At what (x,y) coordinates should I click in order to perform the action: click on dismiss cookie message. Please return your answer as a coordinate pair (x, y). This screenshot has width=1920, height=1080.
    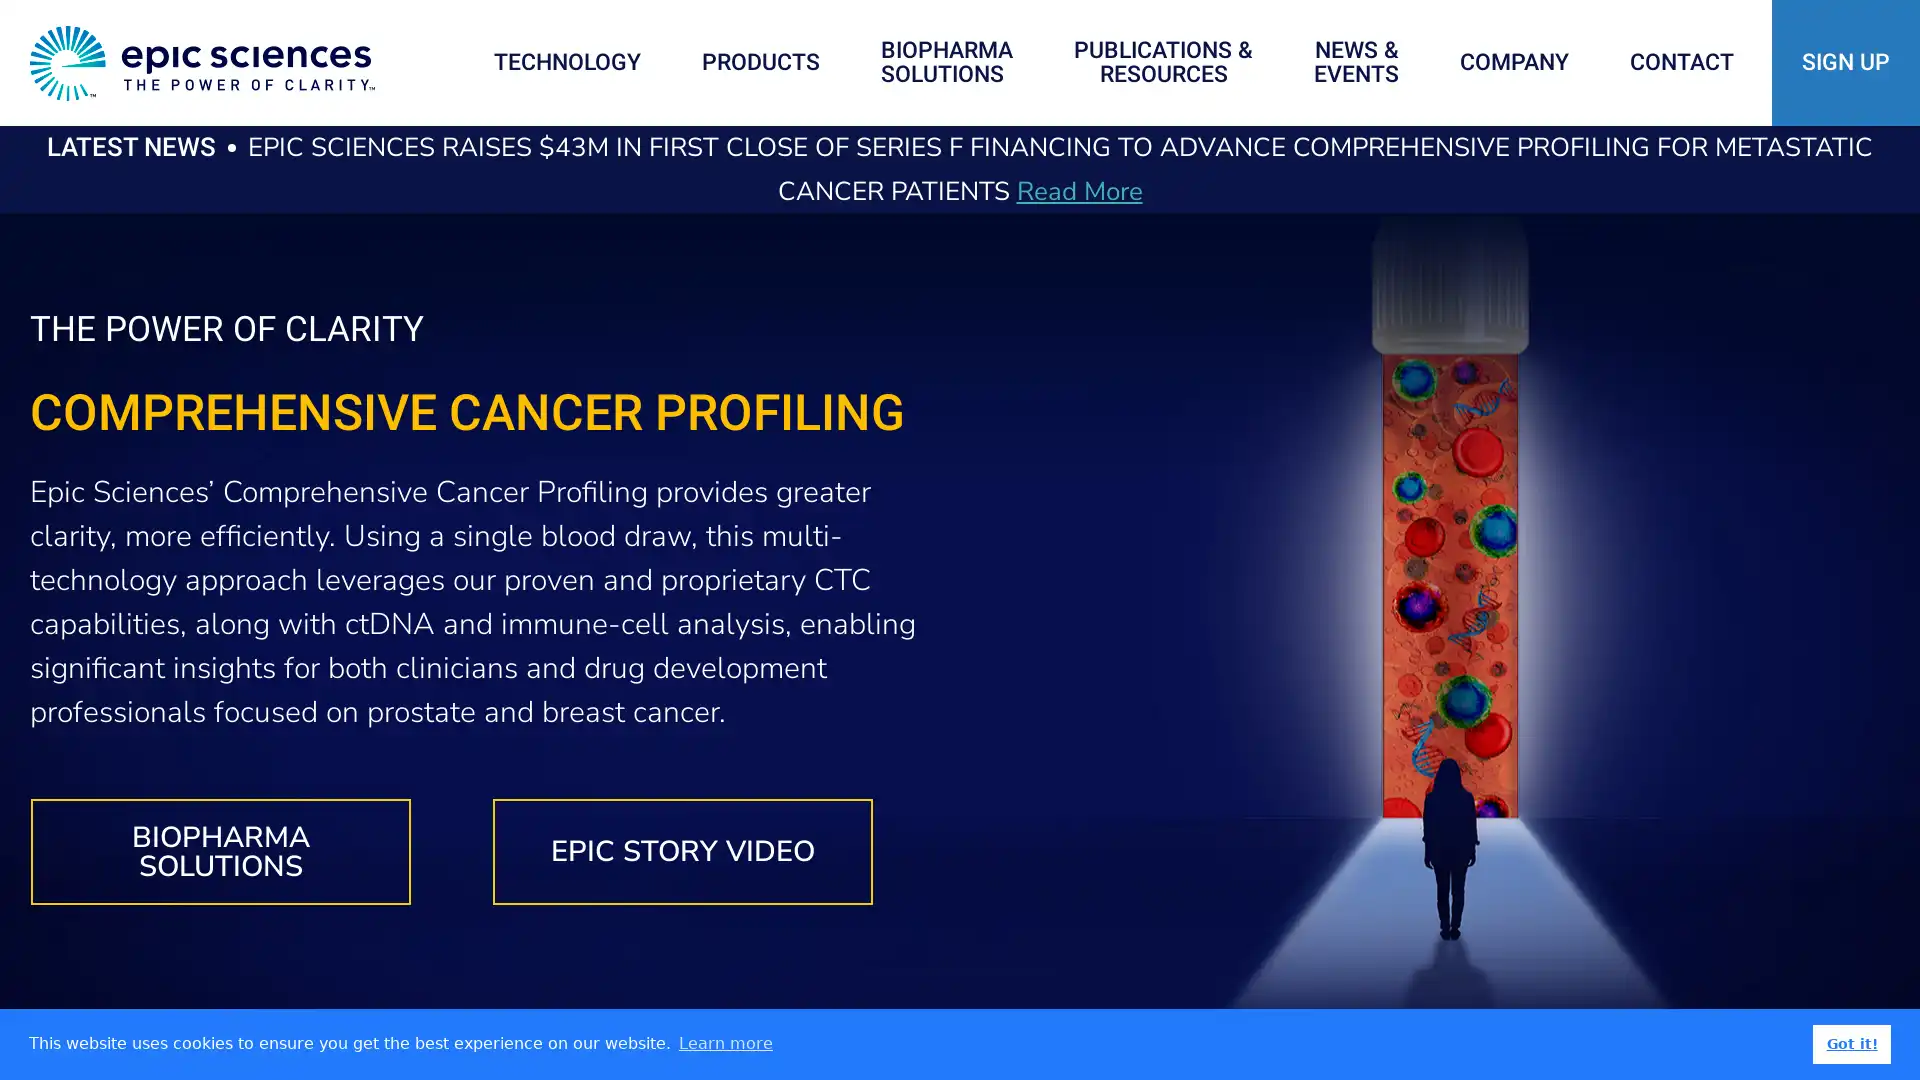
    Looking at the image, I should click on (1851, 1043).